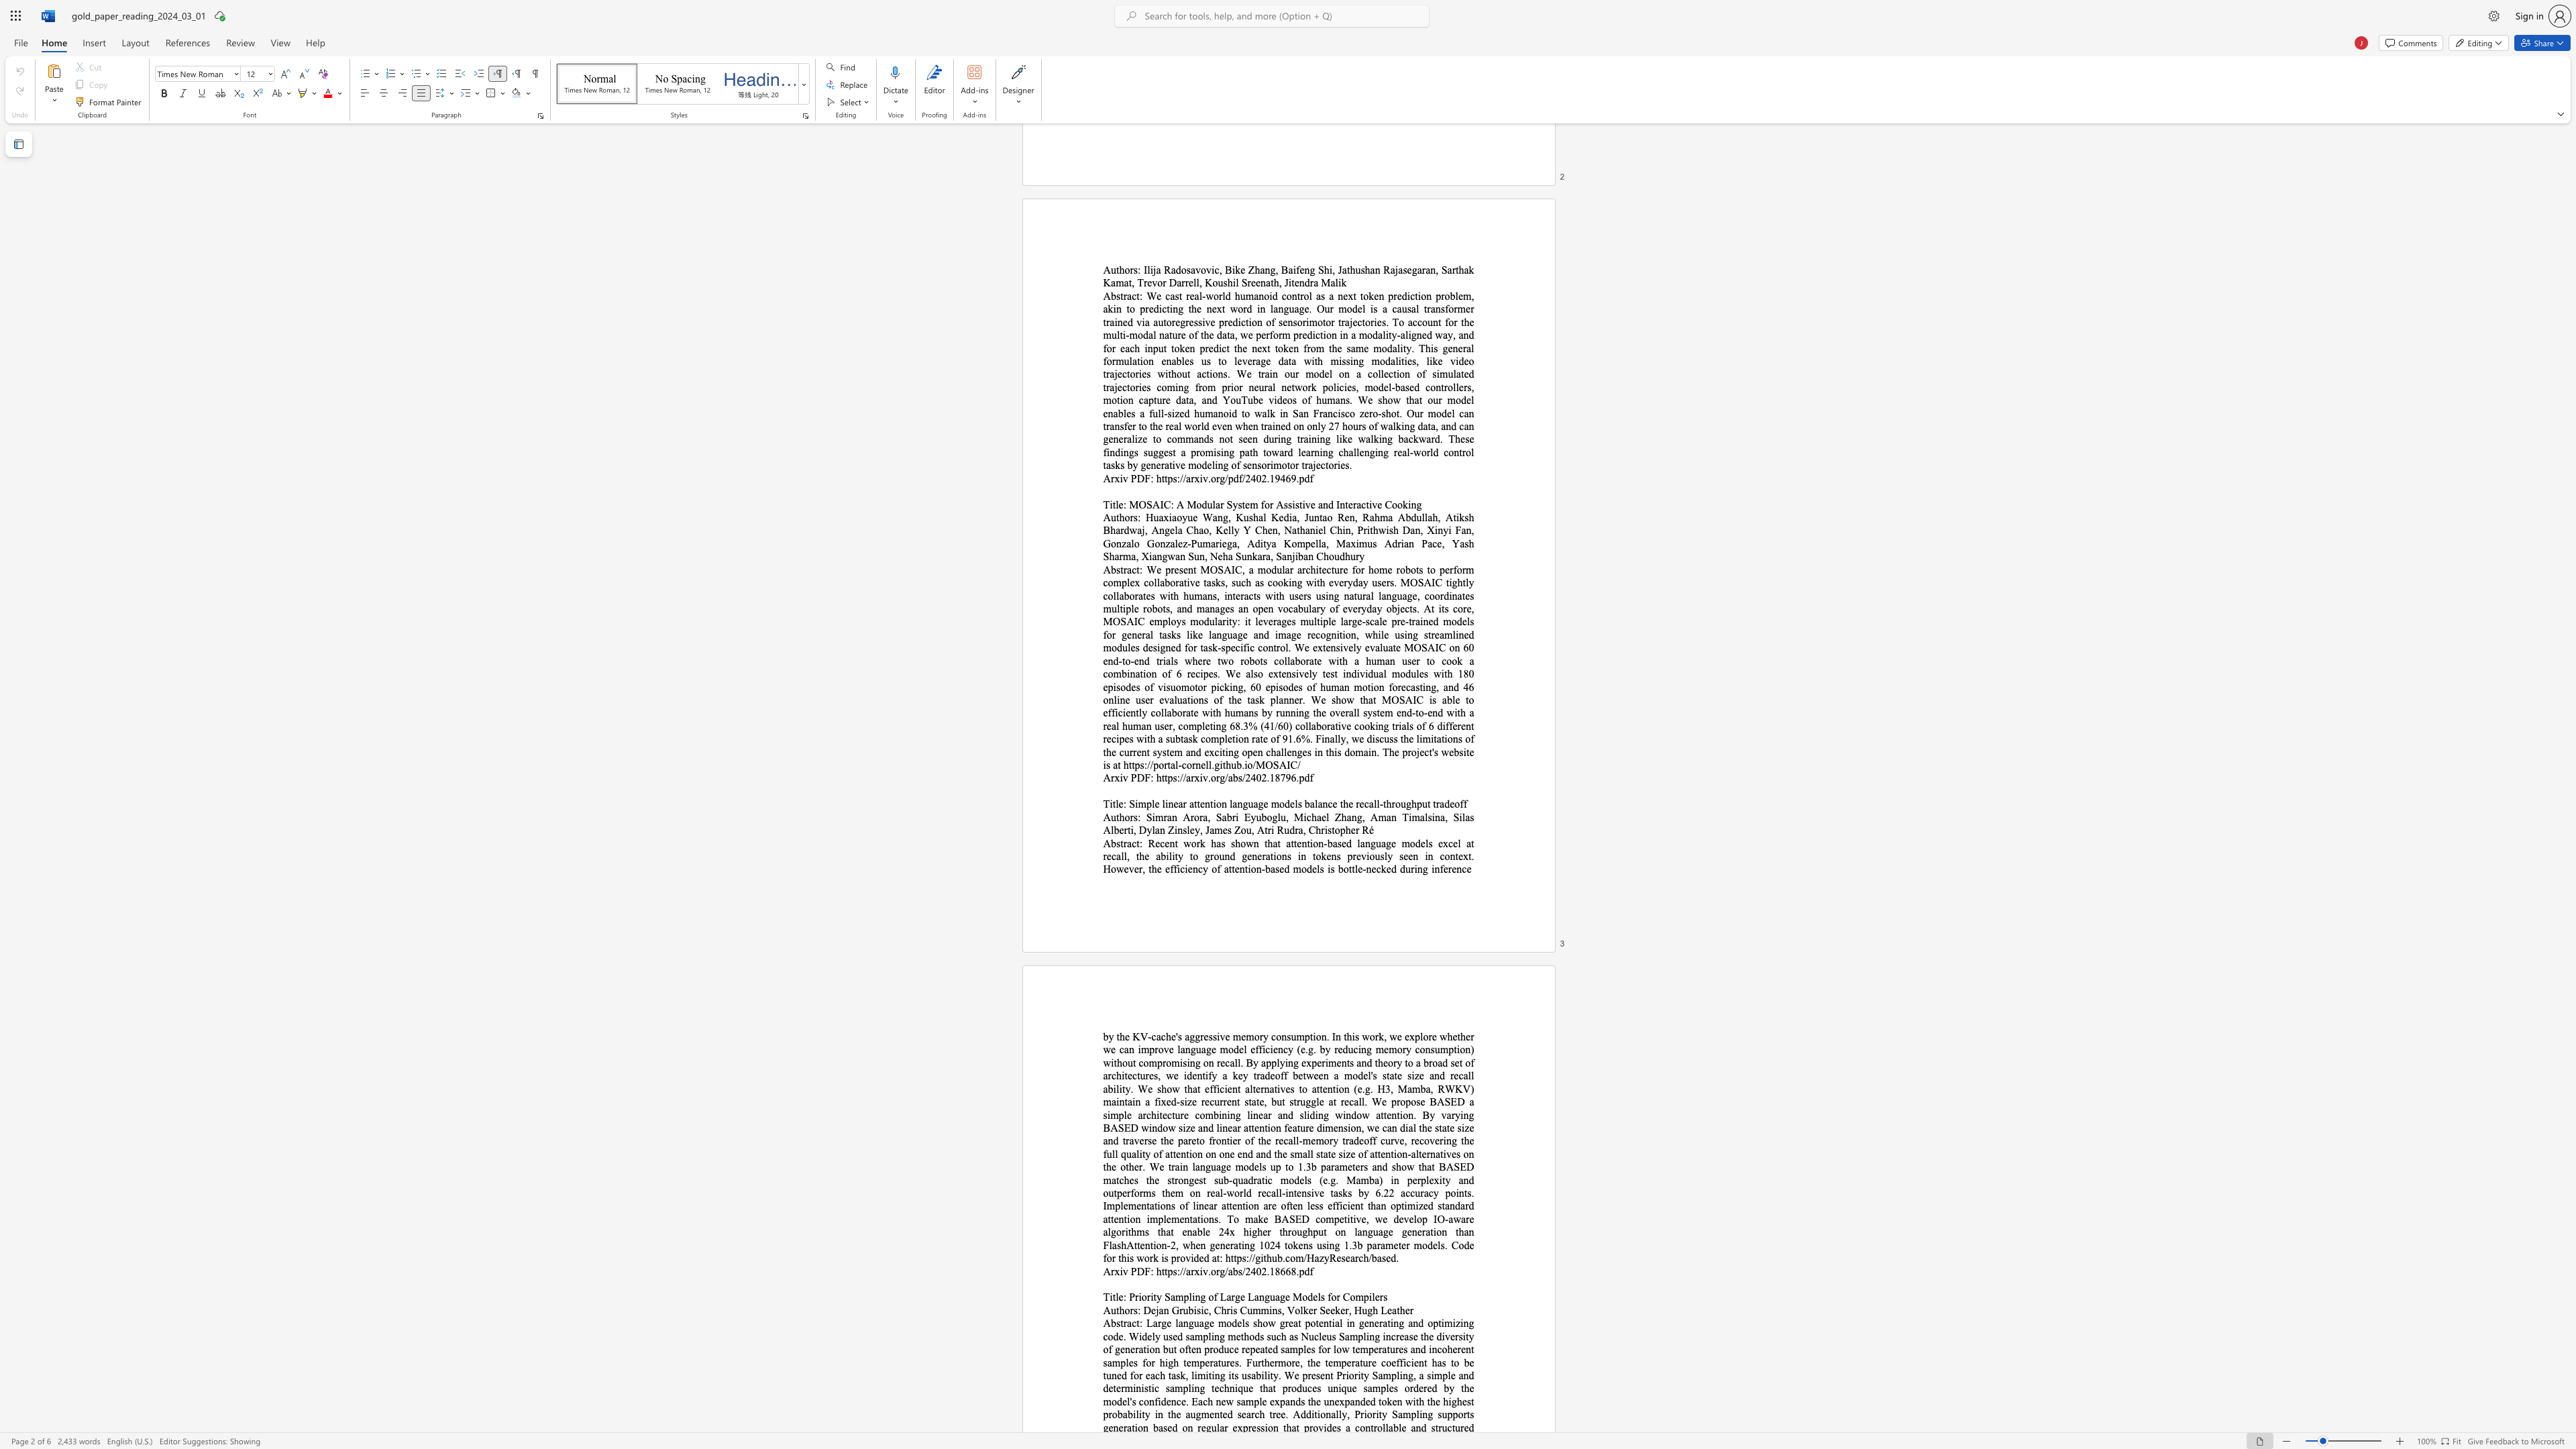 This screenshot has width=2576, height=1449. Describe the element at coordinates (1340, 1310) in the screenshot. I see `the subset text "er, Hug" within the text "Dejan Grubisic, Chris Cummins, Volker Seeker, Hugh Leather"` at that location.